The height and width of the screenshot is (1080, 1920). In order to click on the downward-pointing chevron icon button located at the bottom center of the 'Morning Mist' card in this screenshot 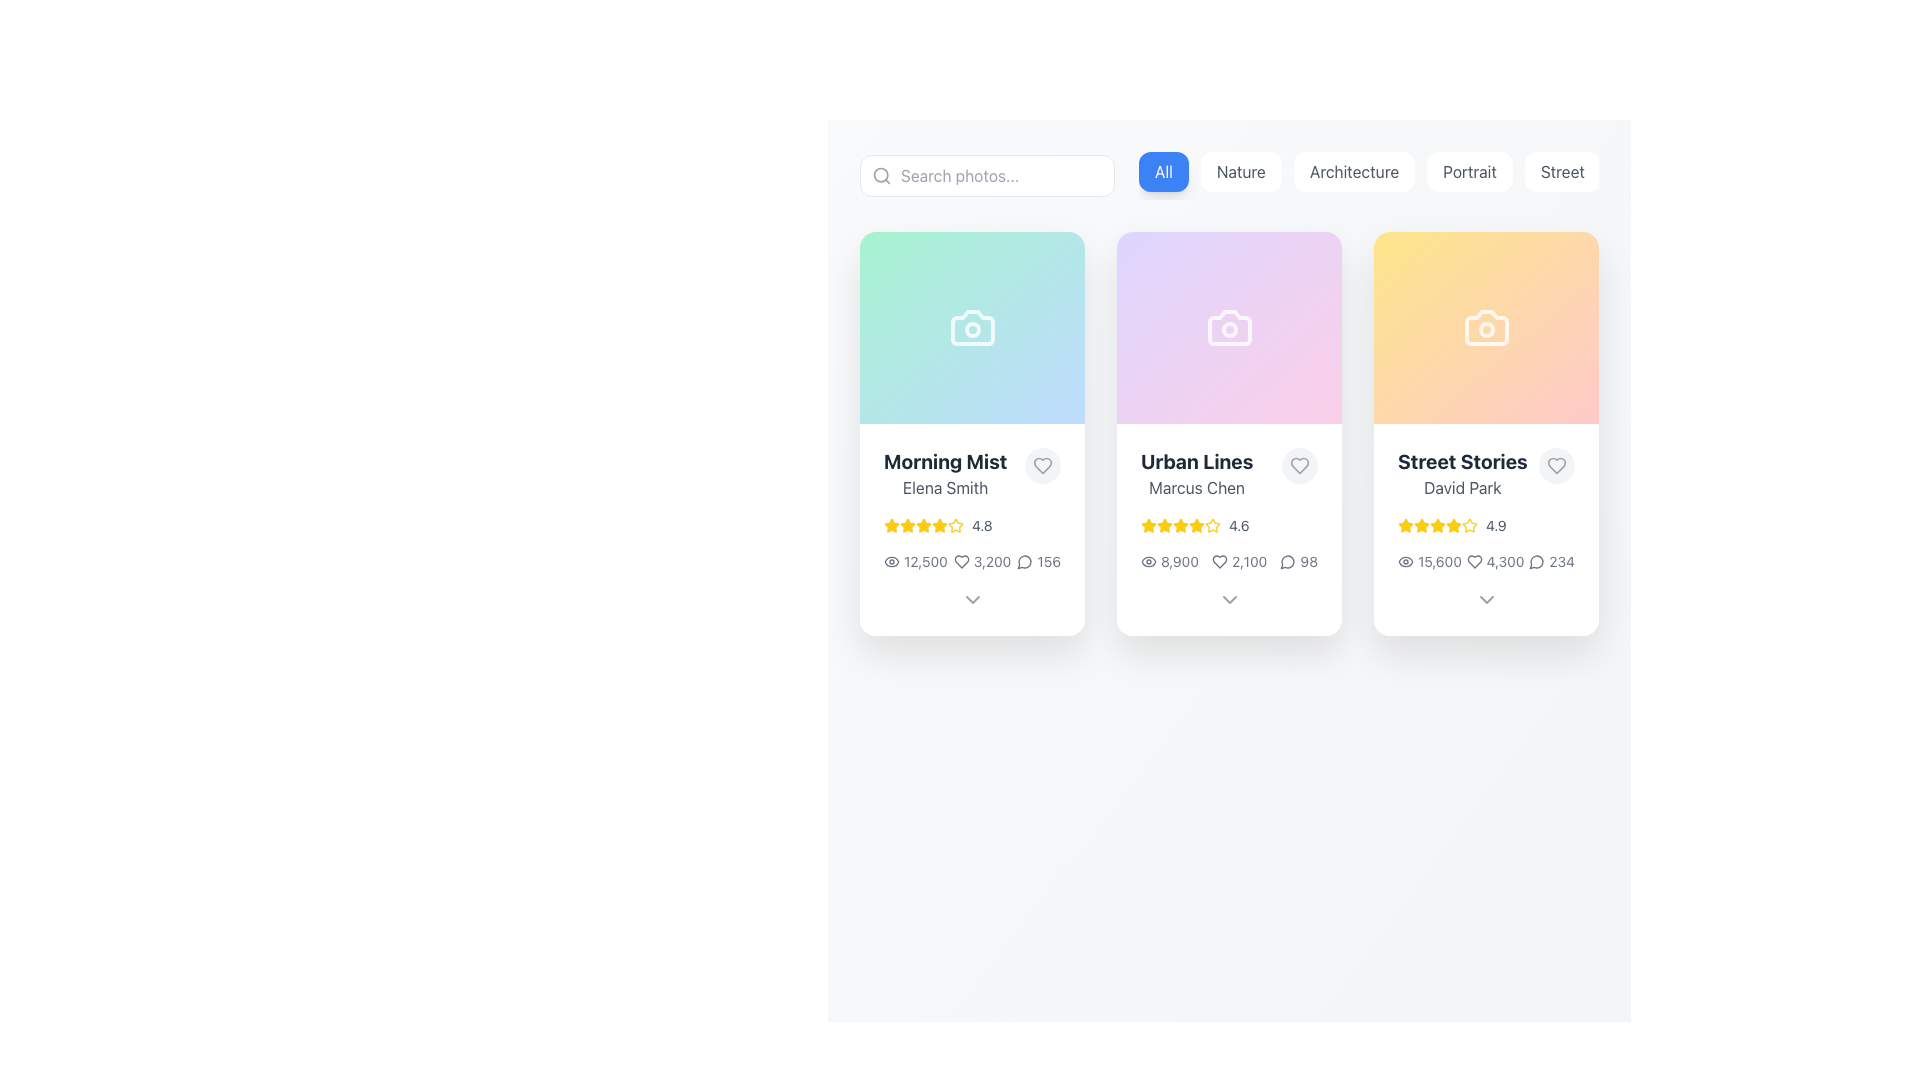, I will do `click(972, 599)`.